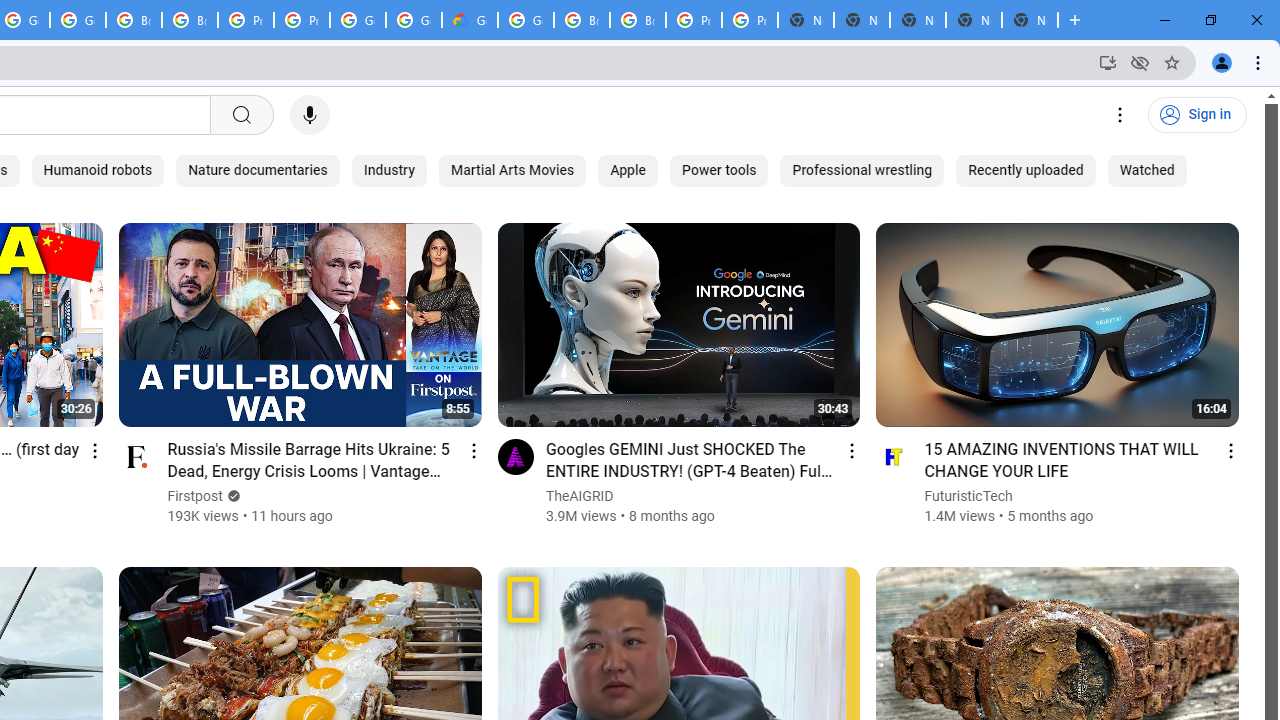 This screenshot has width=1280, height=720. I want to click on 'Google Cloud Estimate Summary', so click(468, 20).